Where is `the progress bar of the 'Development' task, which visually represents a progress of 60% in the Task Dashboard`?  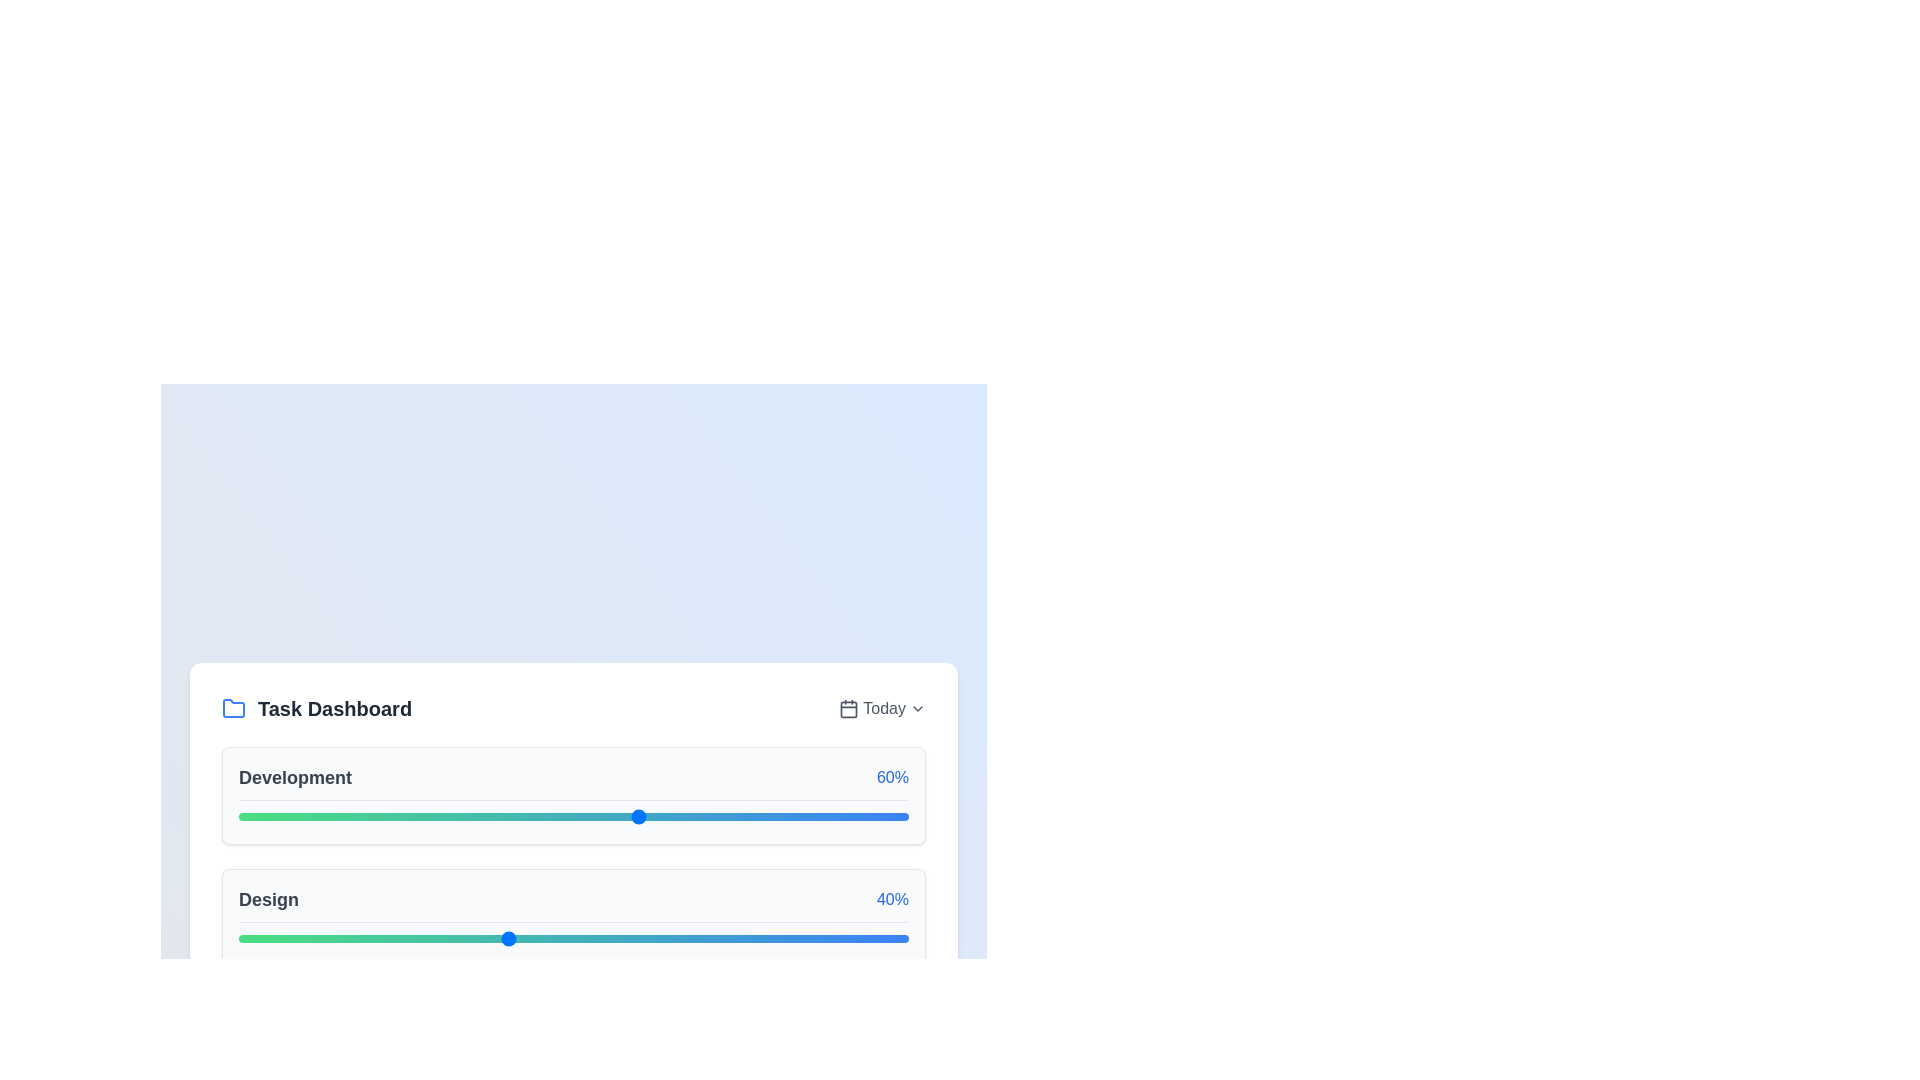
the progress bar of the 'Development' task, which visually represents a progress of 60% in the Task Dashboard is located at coordinates (573, 794).